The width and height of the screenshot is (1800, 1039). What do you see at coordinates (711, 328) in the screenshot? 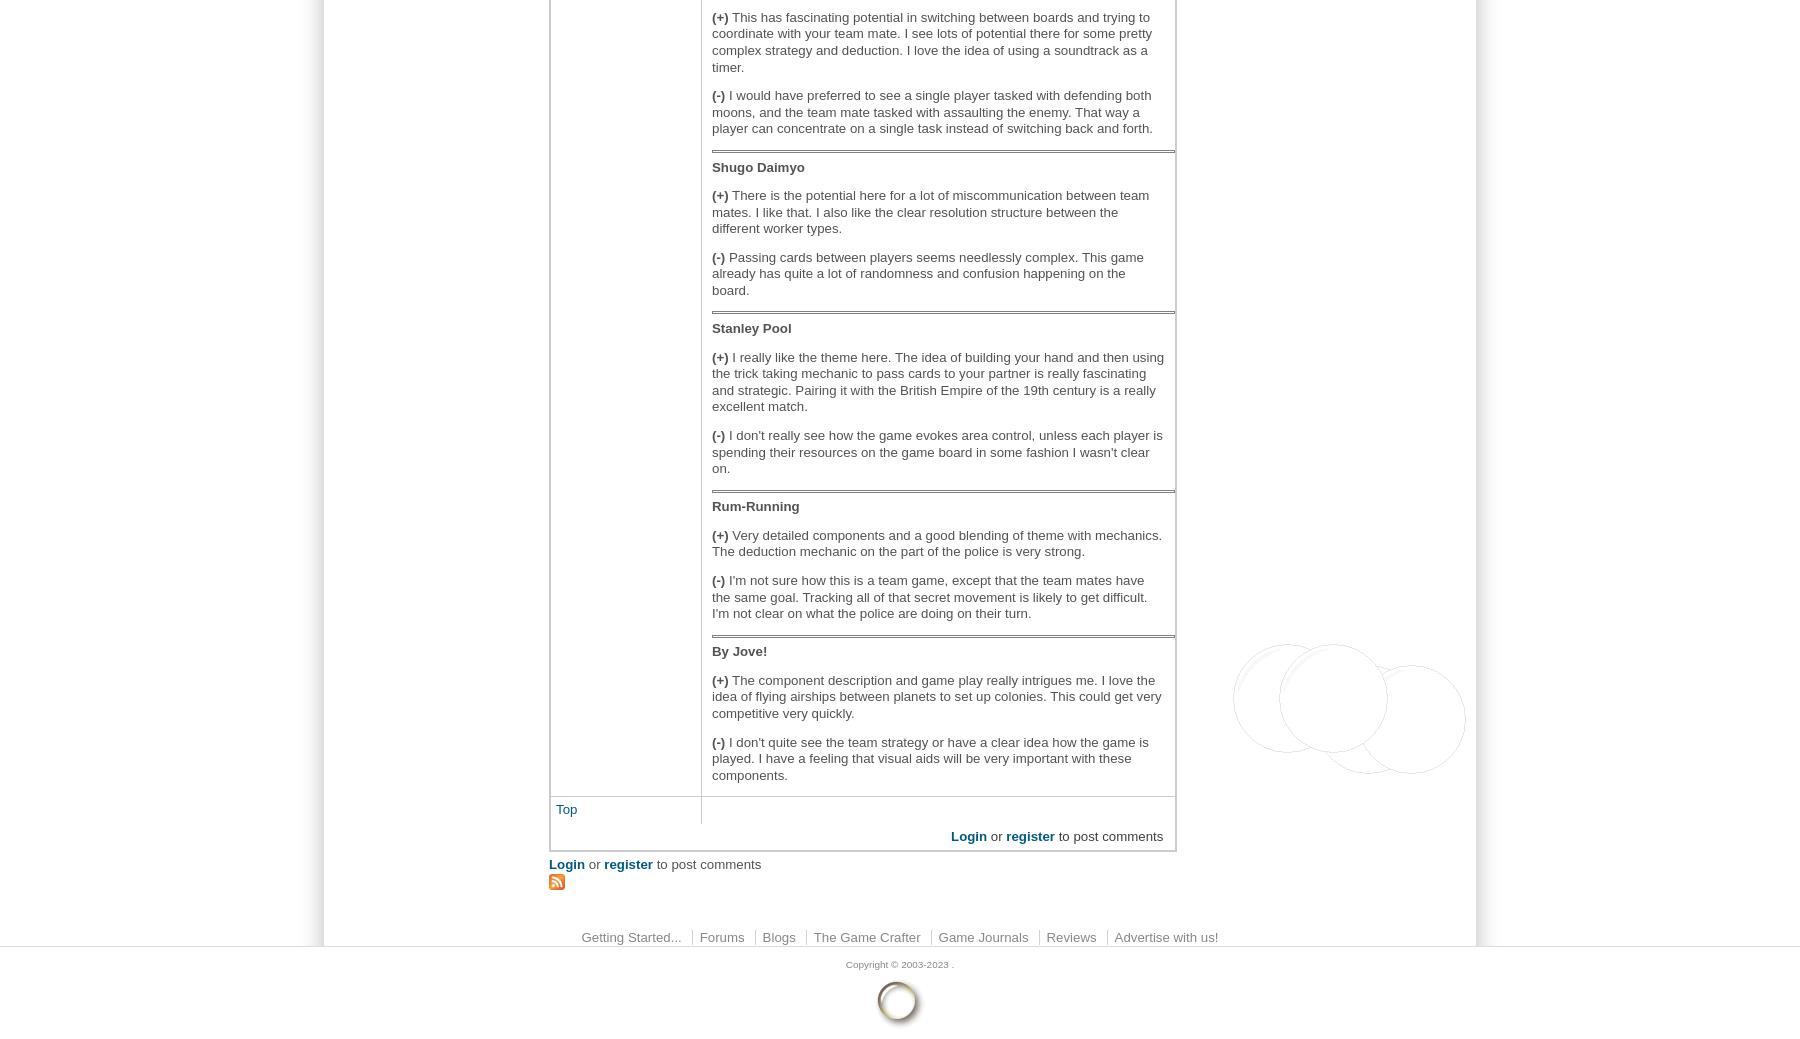
I see `'Stanley Pool'` at bounding box center [711, 328].